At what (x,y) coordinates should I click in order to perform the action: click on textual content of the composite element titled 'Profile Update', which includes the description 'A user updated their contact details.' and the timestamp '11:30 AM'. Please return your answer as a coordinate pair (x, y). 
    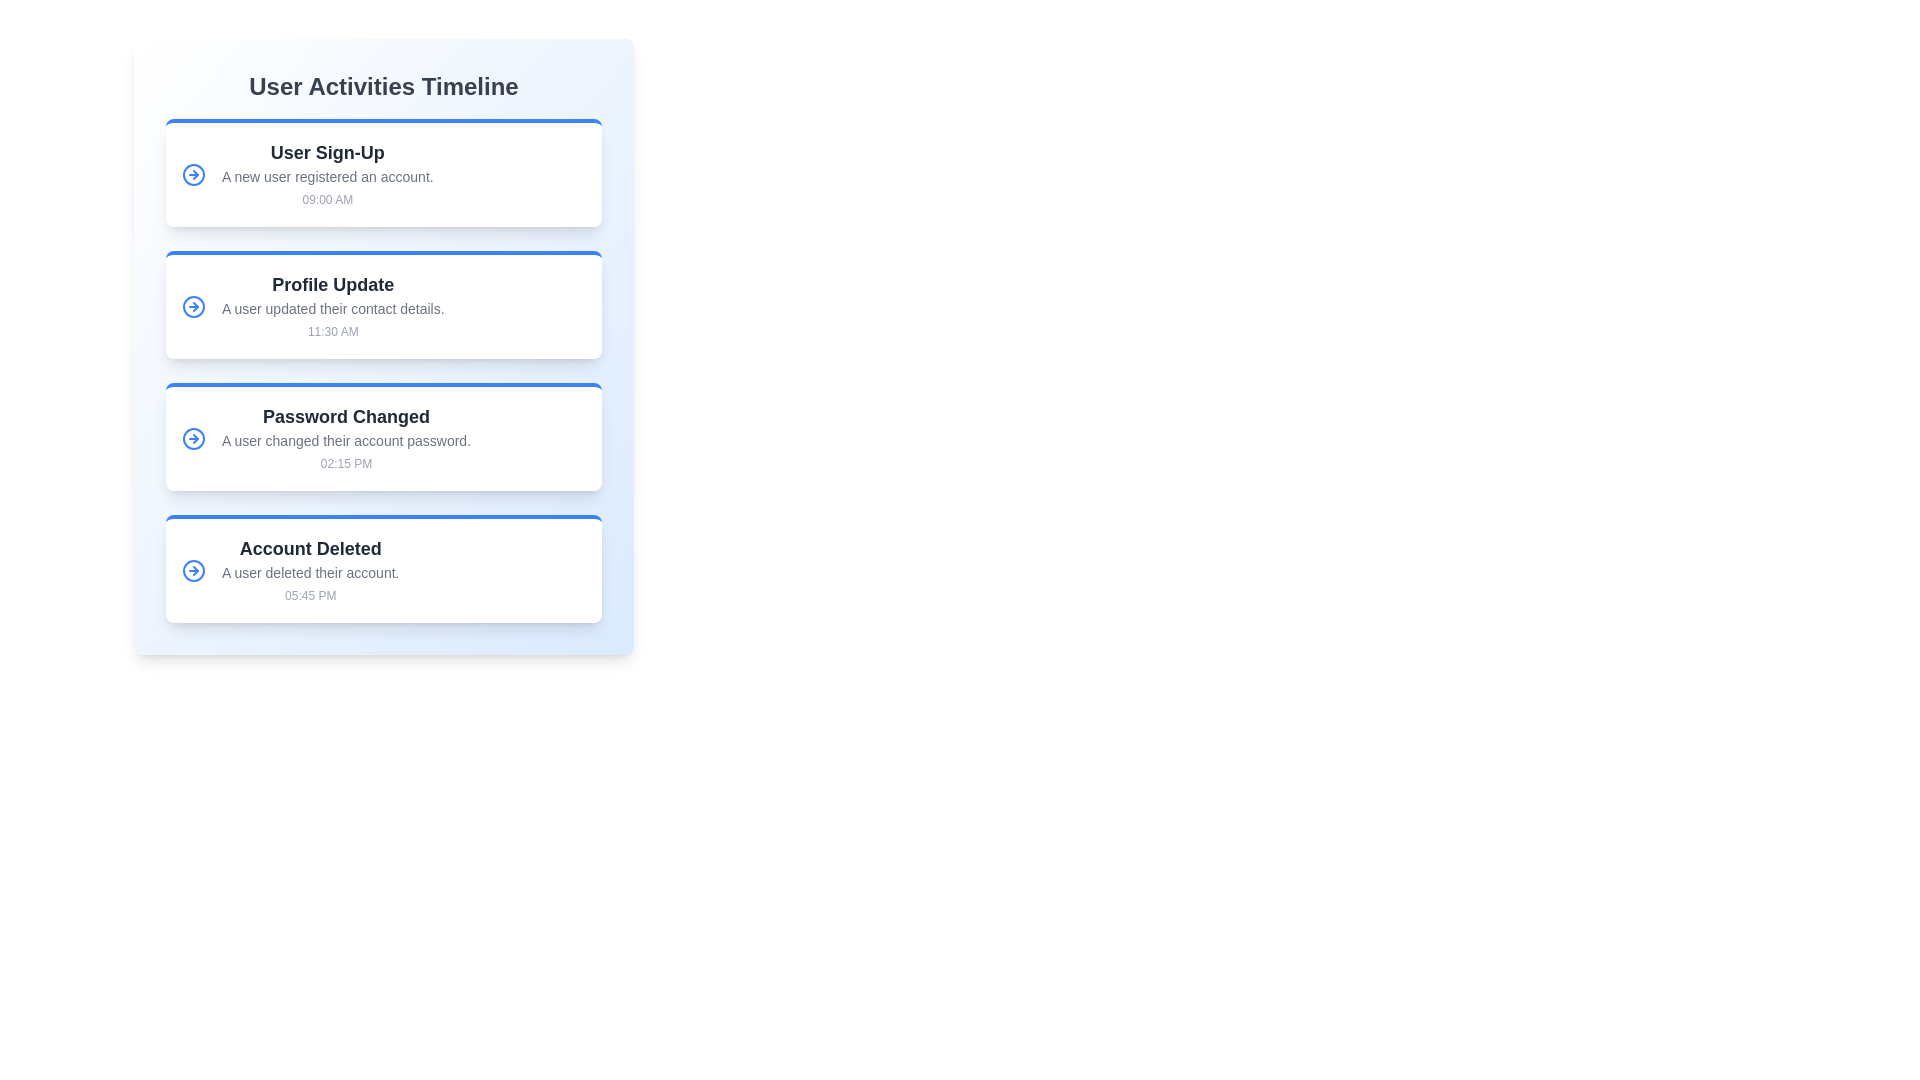
    Looking at the image, I should click on (333, 307).